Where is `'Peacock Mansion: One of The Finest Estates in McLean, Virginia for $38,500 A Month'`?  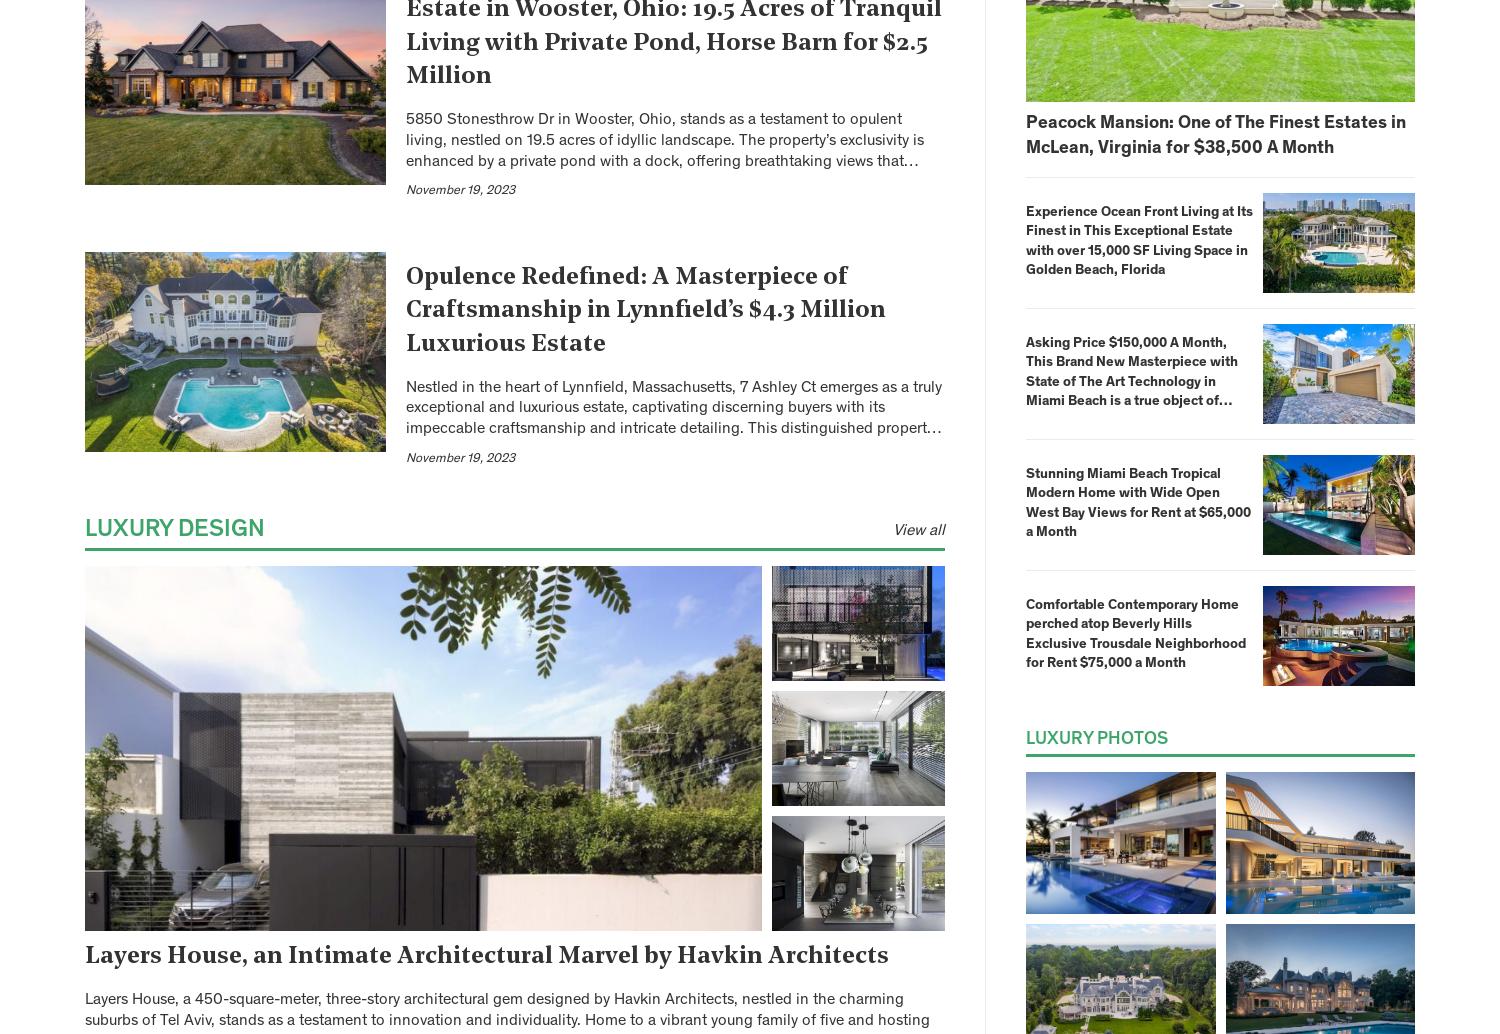 'Peacock Mansion: One of The Finest Estates in McLean, Virginia for $38,500 A Month' is located at coordinates (1215, 135).